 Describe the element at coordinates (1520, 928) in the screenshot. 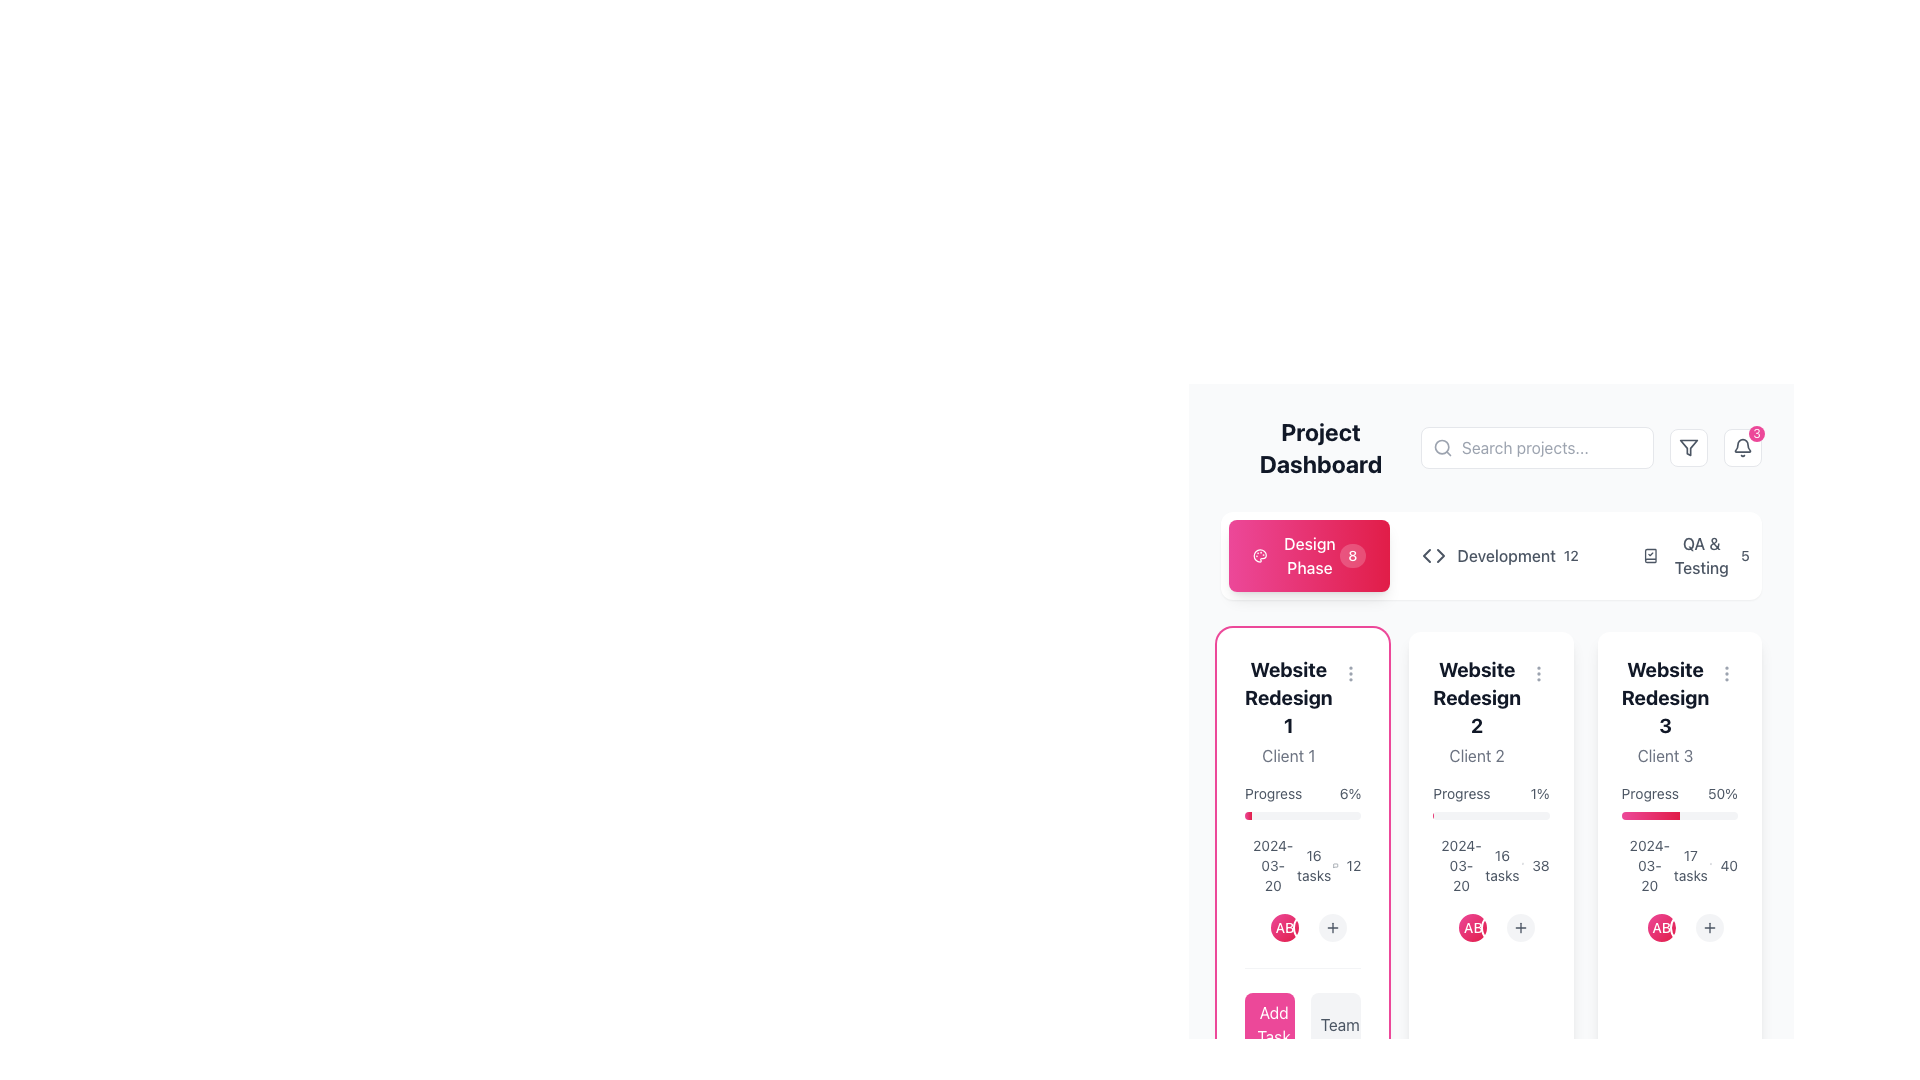

I see `the button that adds a new task or team member for the 'Website Redesign 2' project, located to the right of three circular elements with gradient colors and text ('AB')` at that location.